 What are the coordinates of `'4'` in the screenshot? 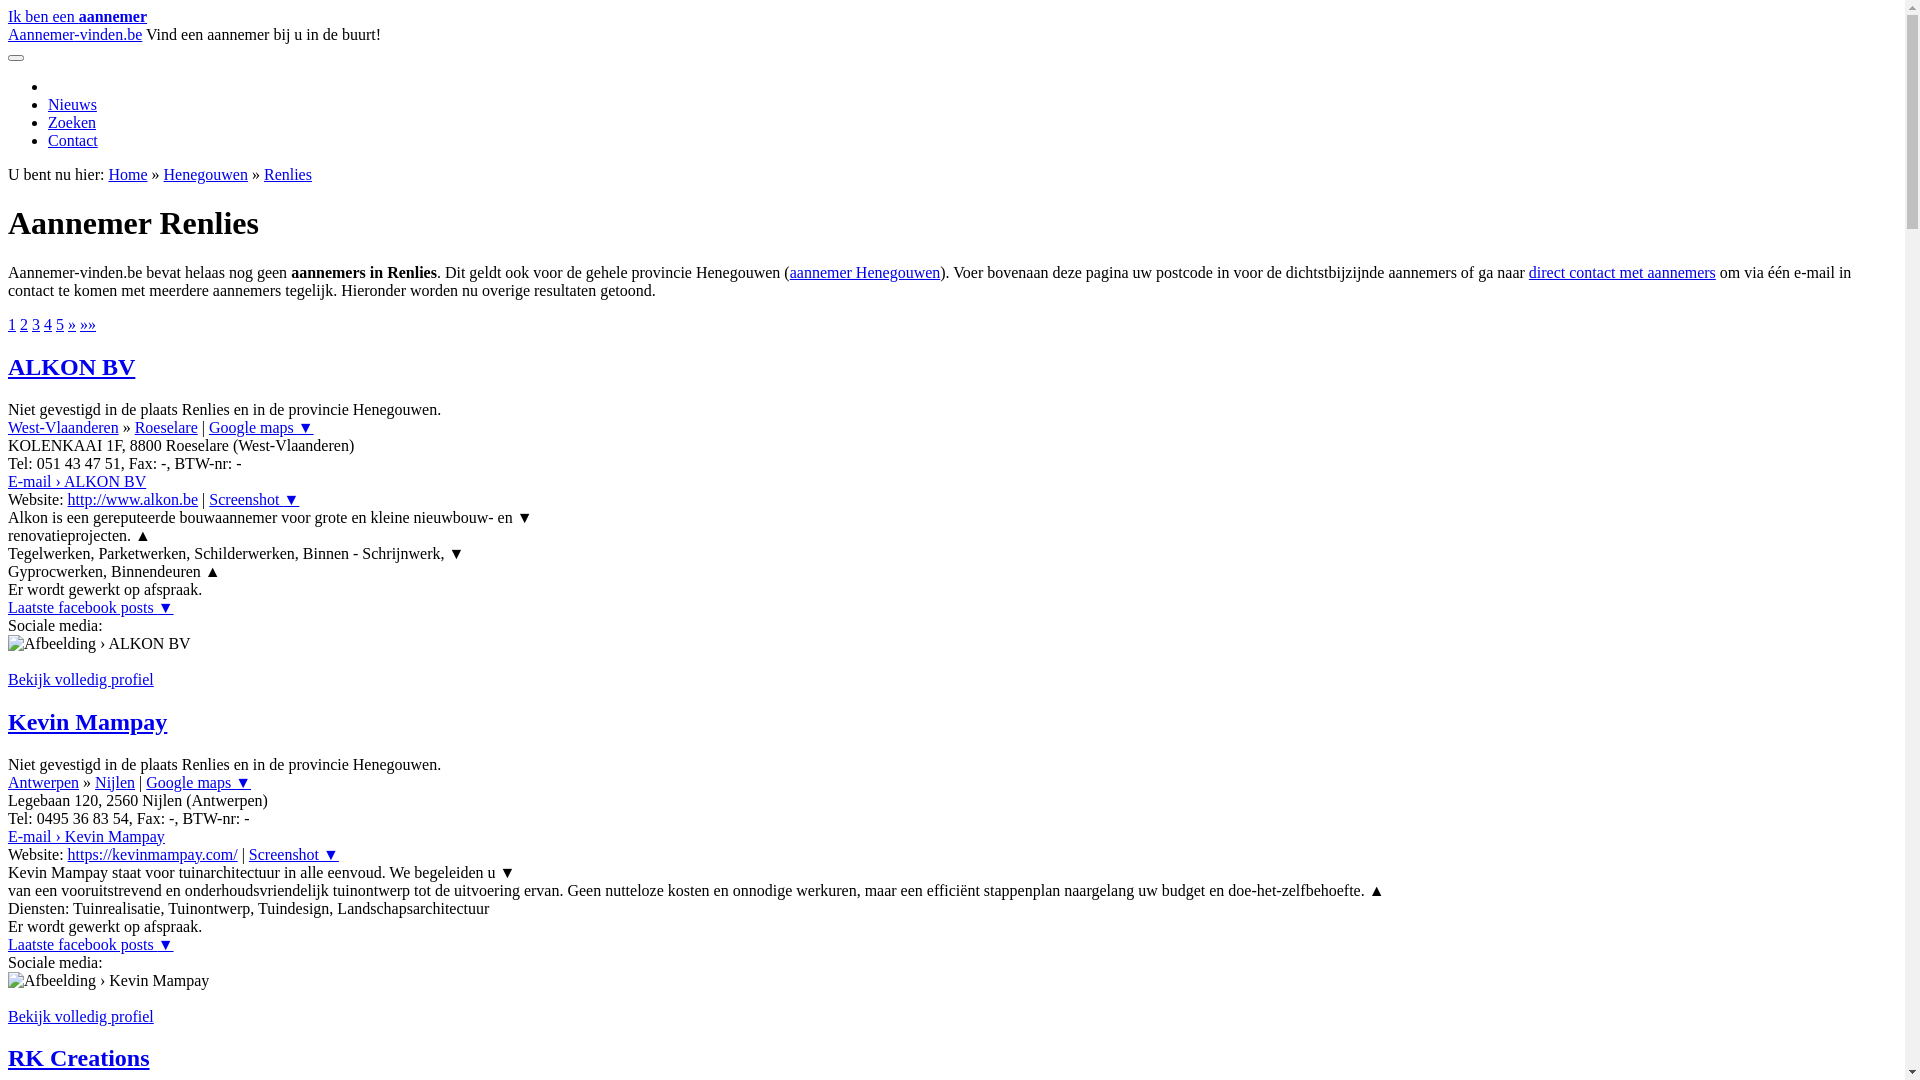 It's located at (43, 323).